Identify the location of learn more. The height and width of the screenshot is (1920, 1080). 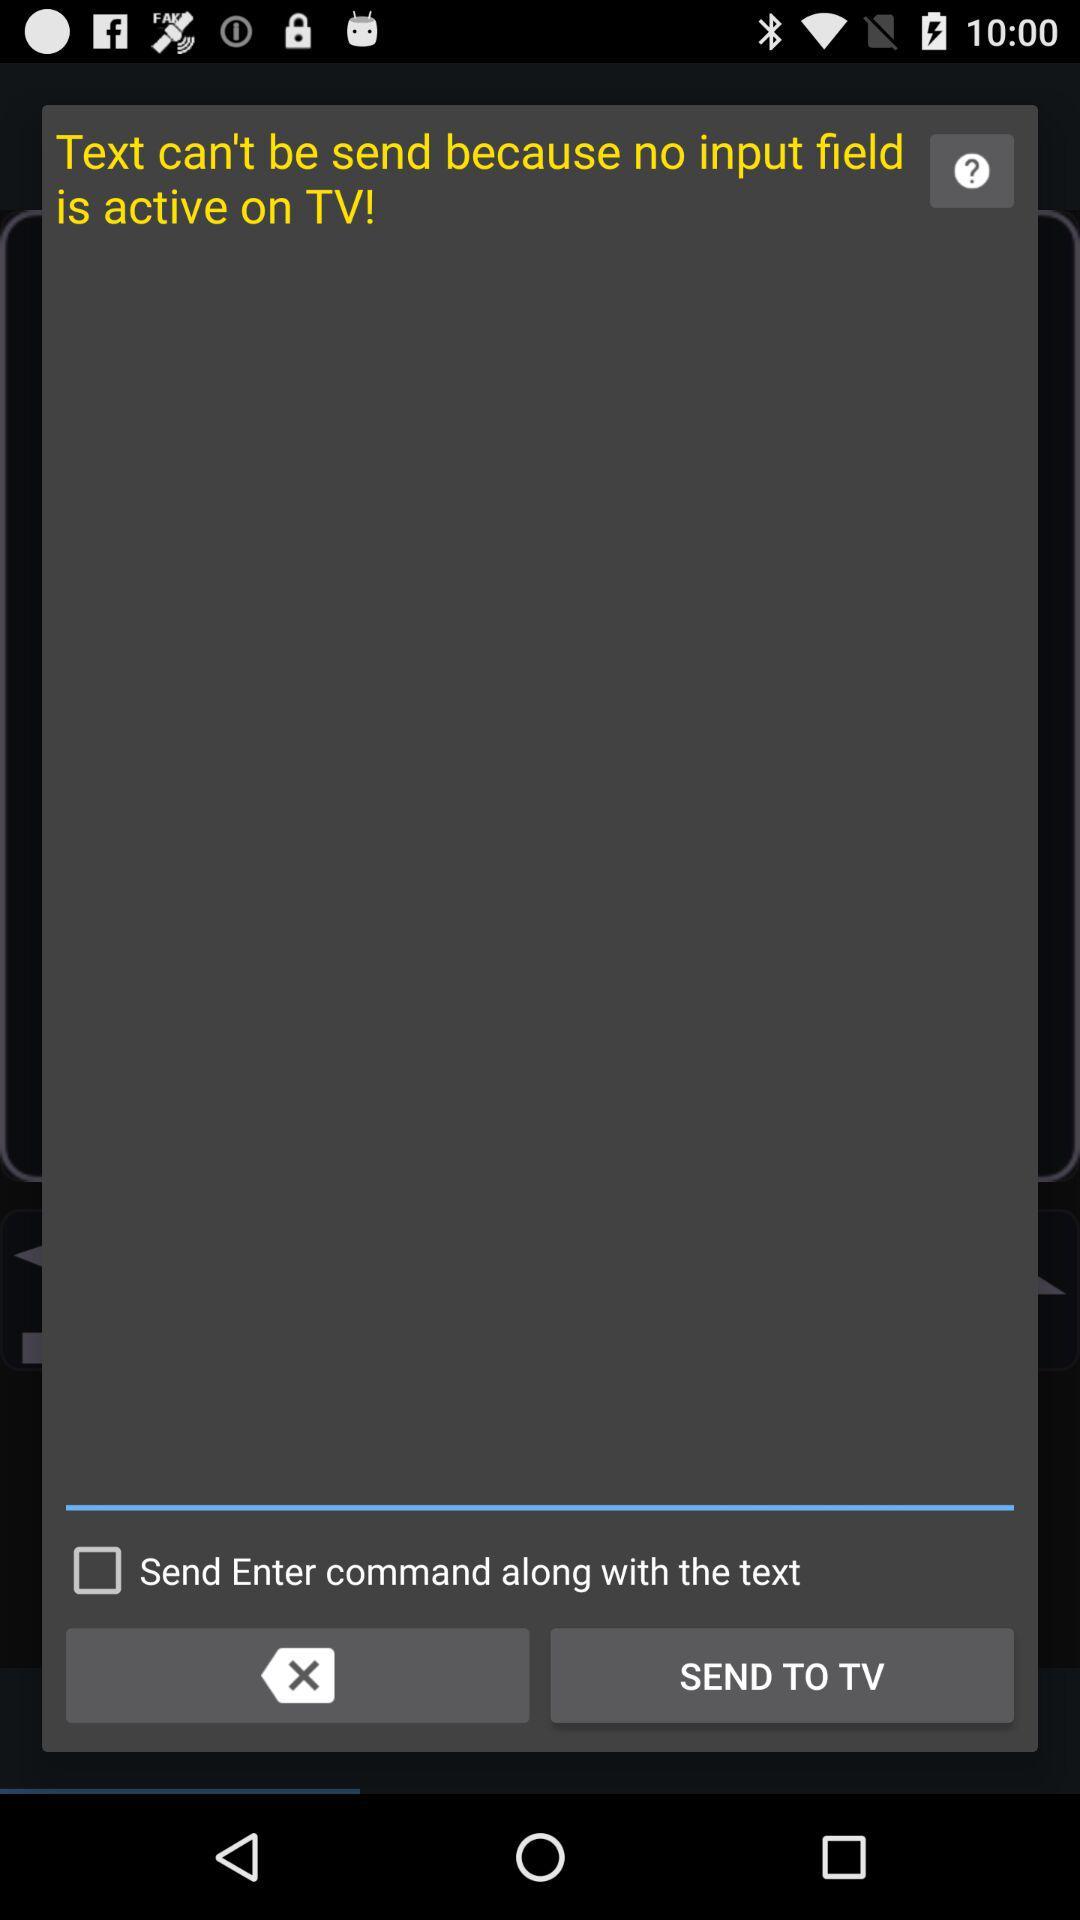
(971, 171).